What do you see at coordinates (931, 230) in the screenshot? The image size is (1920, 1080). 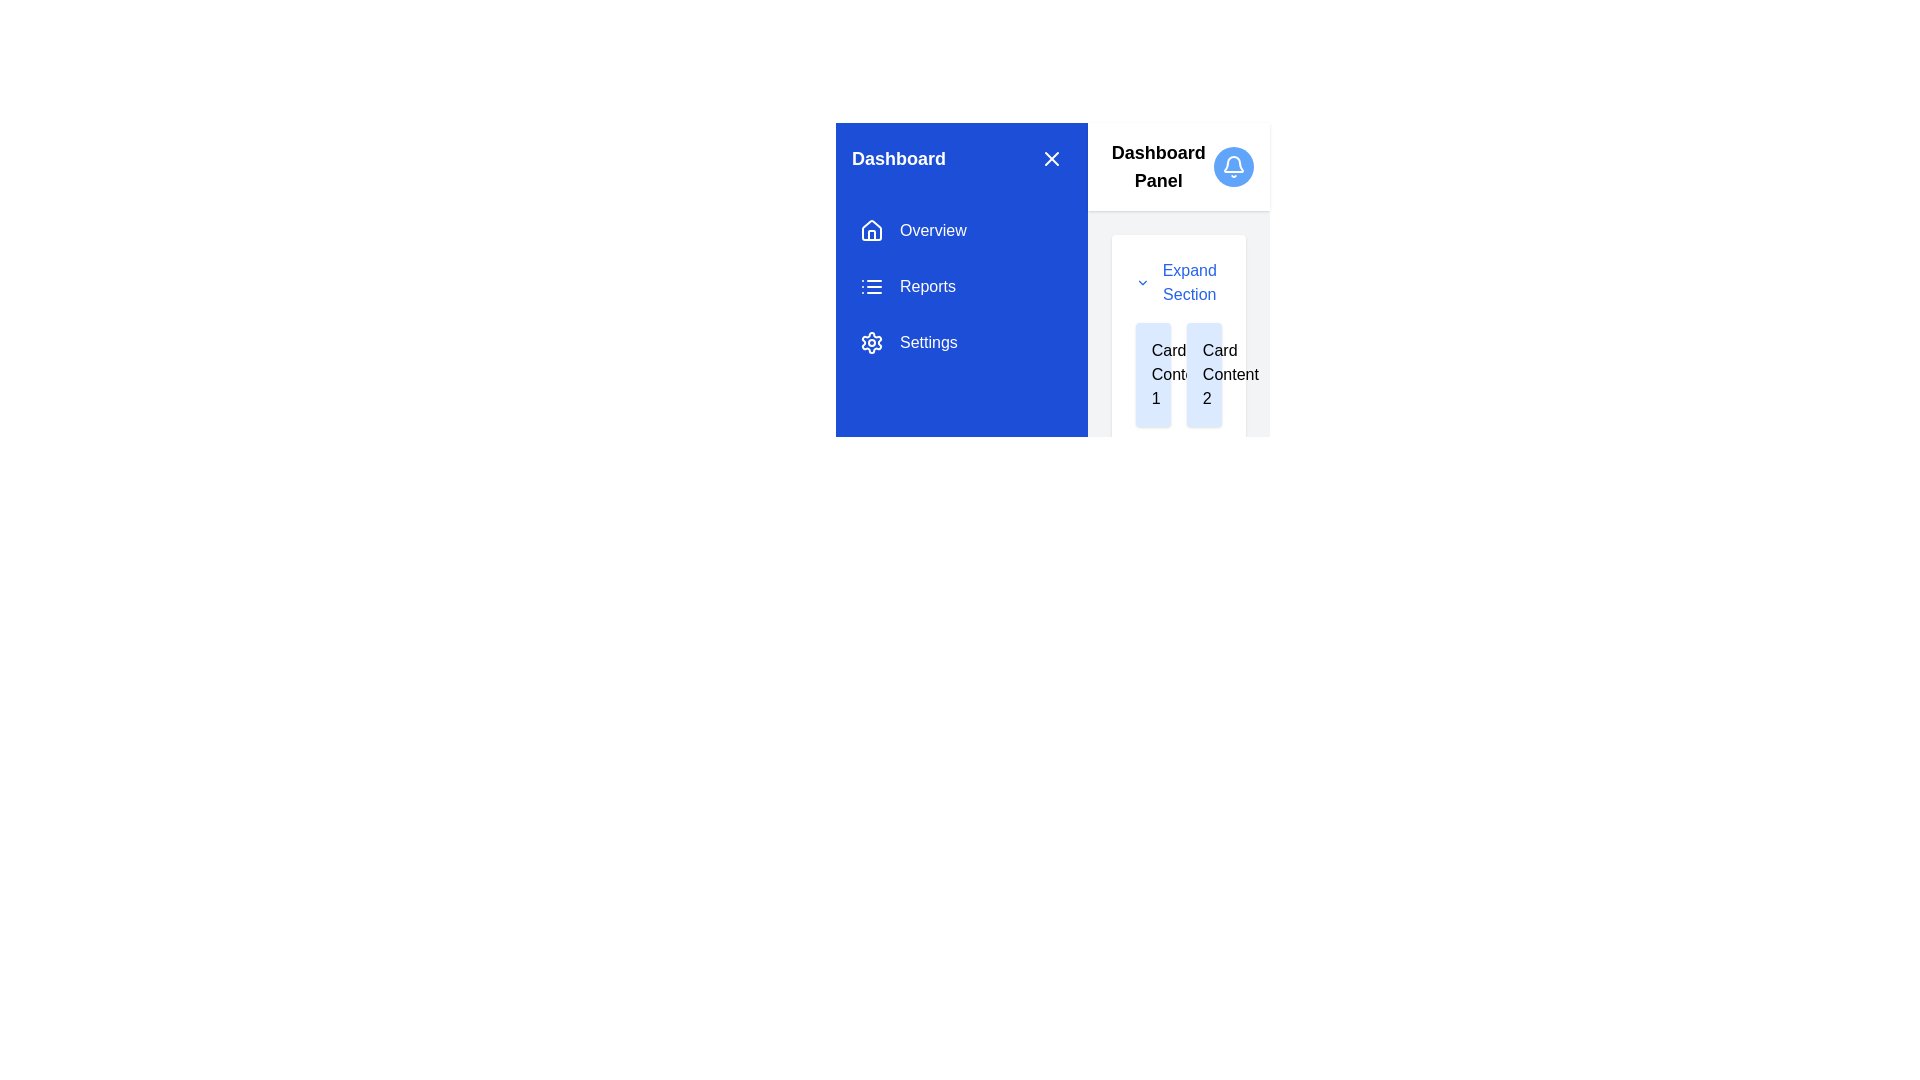 I see `the 'Overview' text label in the navigation menu` at bounding box center [931, 230].